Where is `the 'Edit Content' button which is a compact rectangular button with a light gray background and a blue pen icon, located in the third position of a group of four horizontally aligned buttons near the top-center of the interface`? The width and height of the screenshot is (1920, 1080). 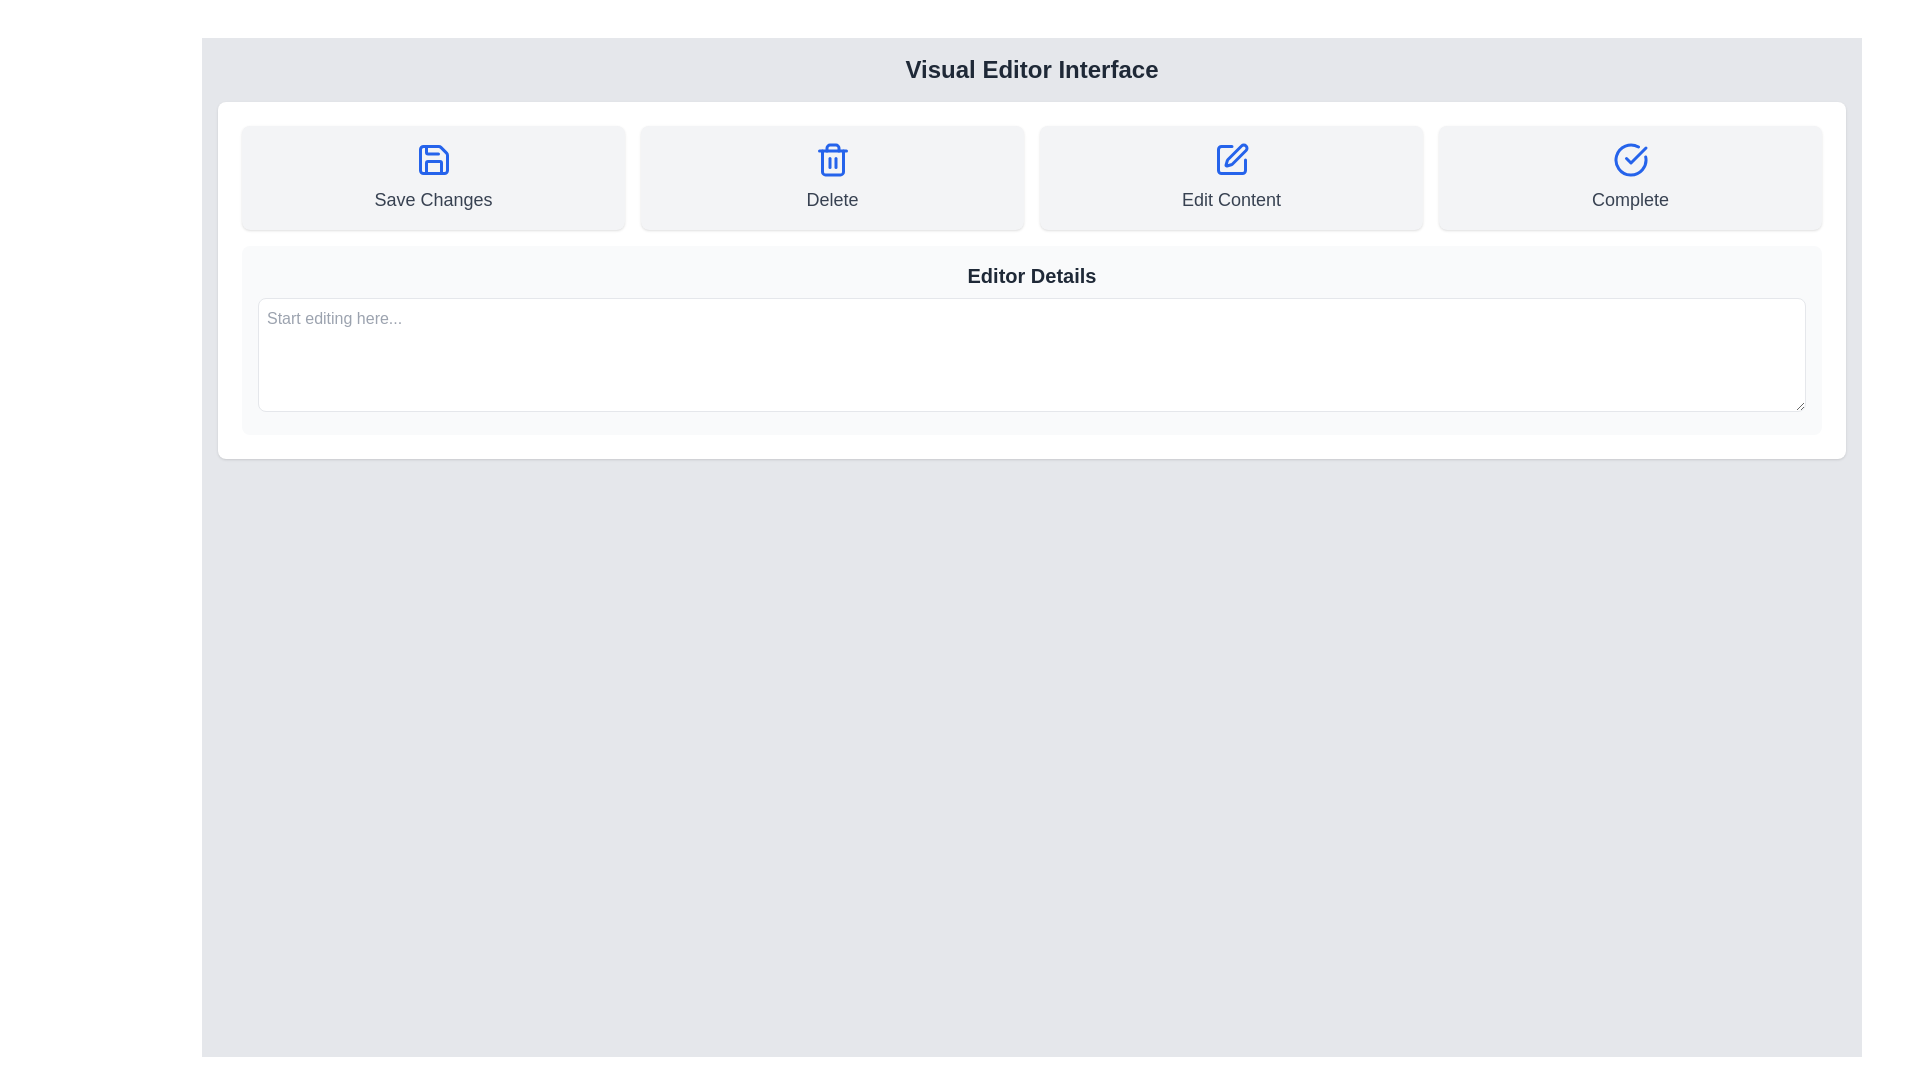 the 'Edit Content' button which is a compact rectangular button with a light gray background and a blue pen icon, located in the third position of a group of four horizontally aligned buttons near the top-center of the interface is located at coordinates (1230, 176).